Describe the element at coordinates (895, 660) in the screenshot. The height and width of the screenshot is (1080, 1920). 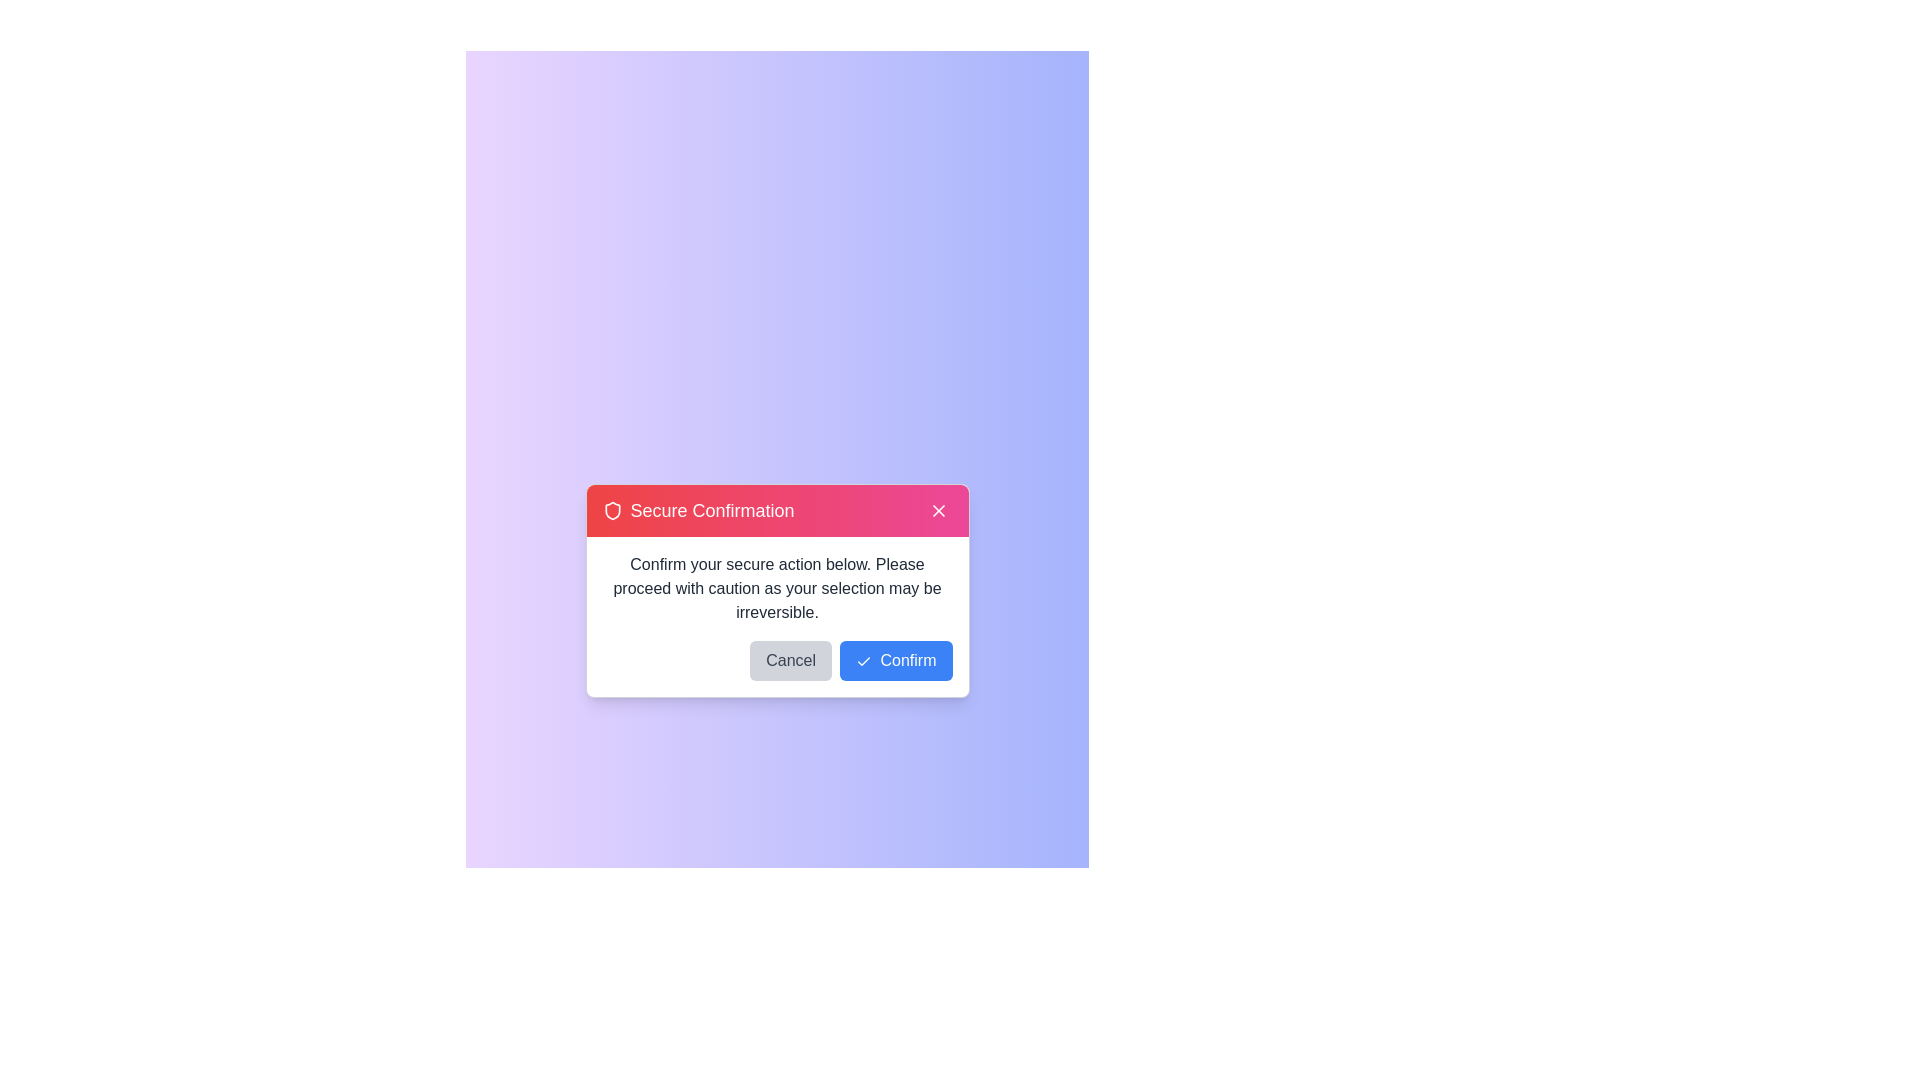
I see `the confirm button located to the right of the 'Cancel' button within the modal dialog box to finalize the user's choice` at that location.